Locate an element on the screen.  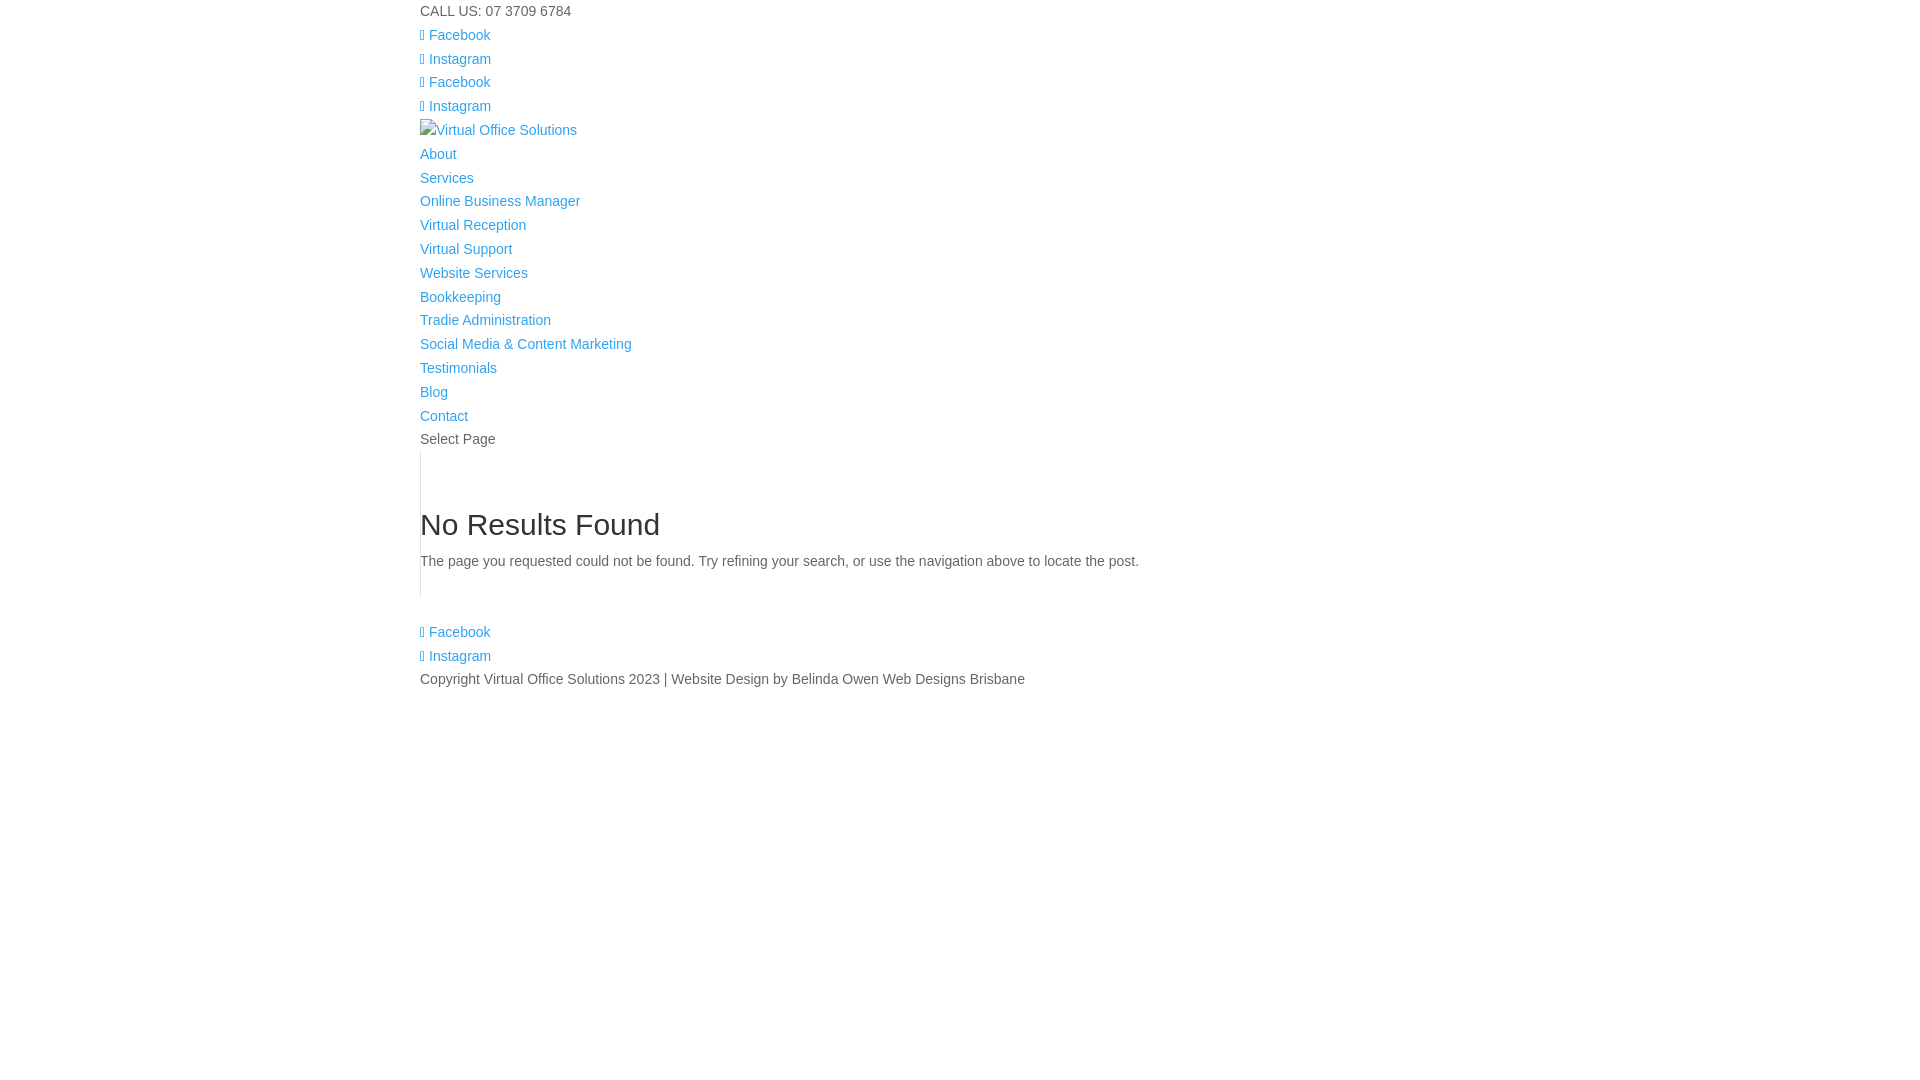
'Online Business Manager' is located at coordinates (499, 200).